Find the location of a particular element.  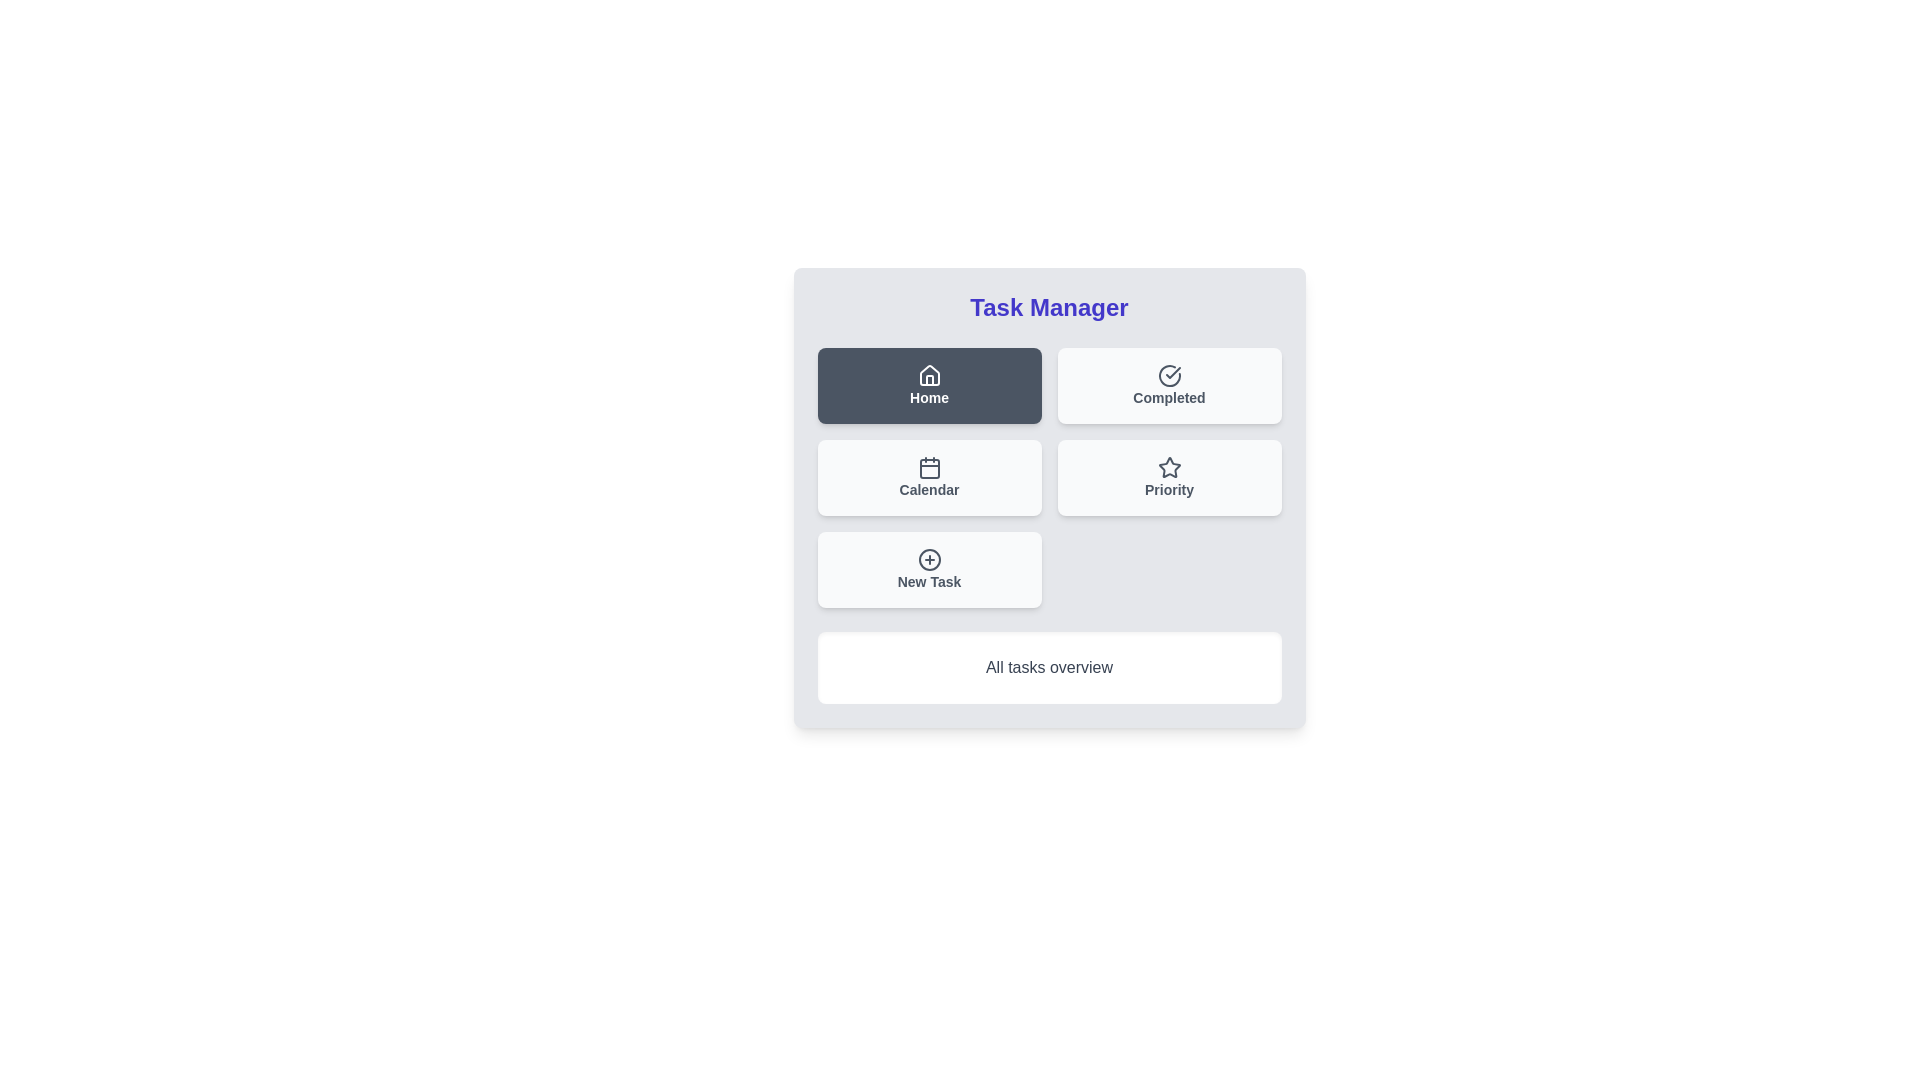

the plus sign icon with a gray stroke located in the 'New Task' button group, positioned directly above the 'New Task' label is located at coordinates (928, 559).